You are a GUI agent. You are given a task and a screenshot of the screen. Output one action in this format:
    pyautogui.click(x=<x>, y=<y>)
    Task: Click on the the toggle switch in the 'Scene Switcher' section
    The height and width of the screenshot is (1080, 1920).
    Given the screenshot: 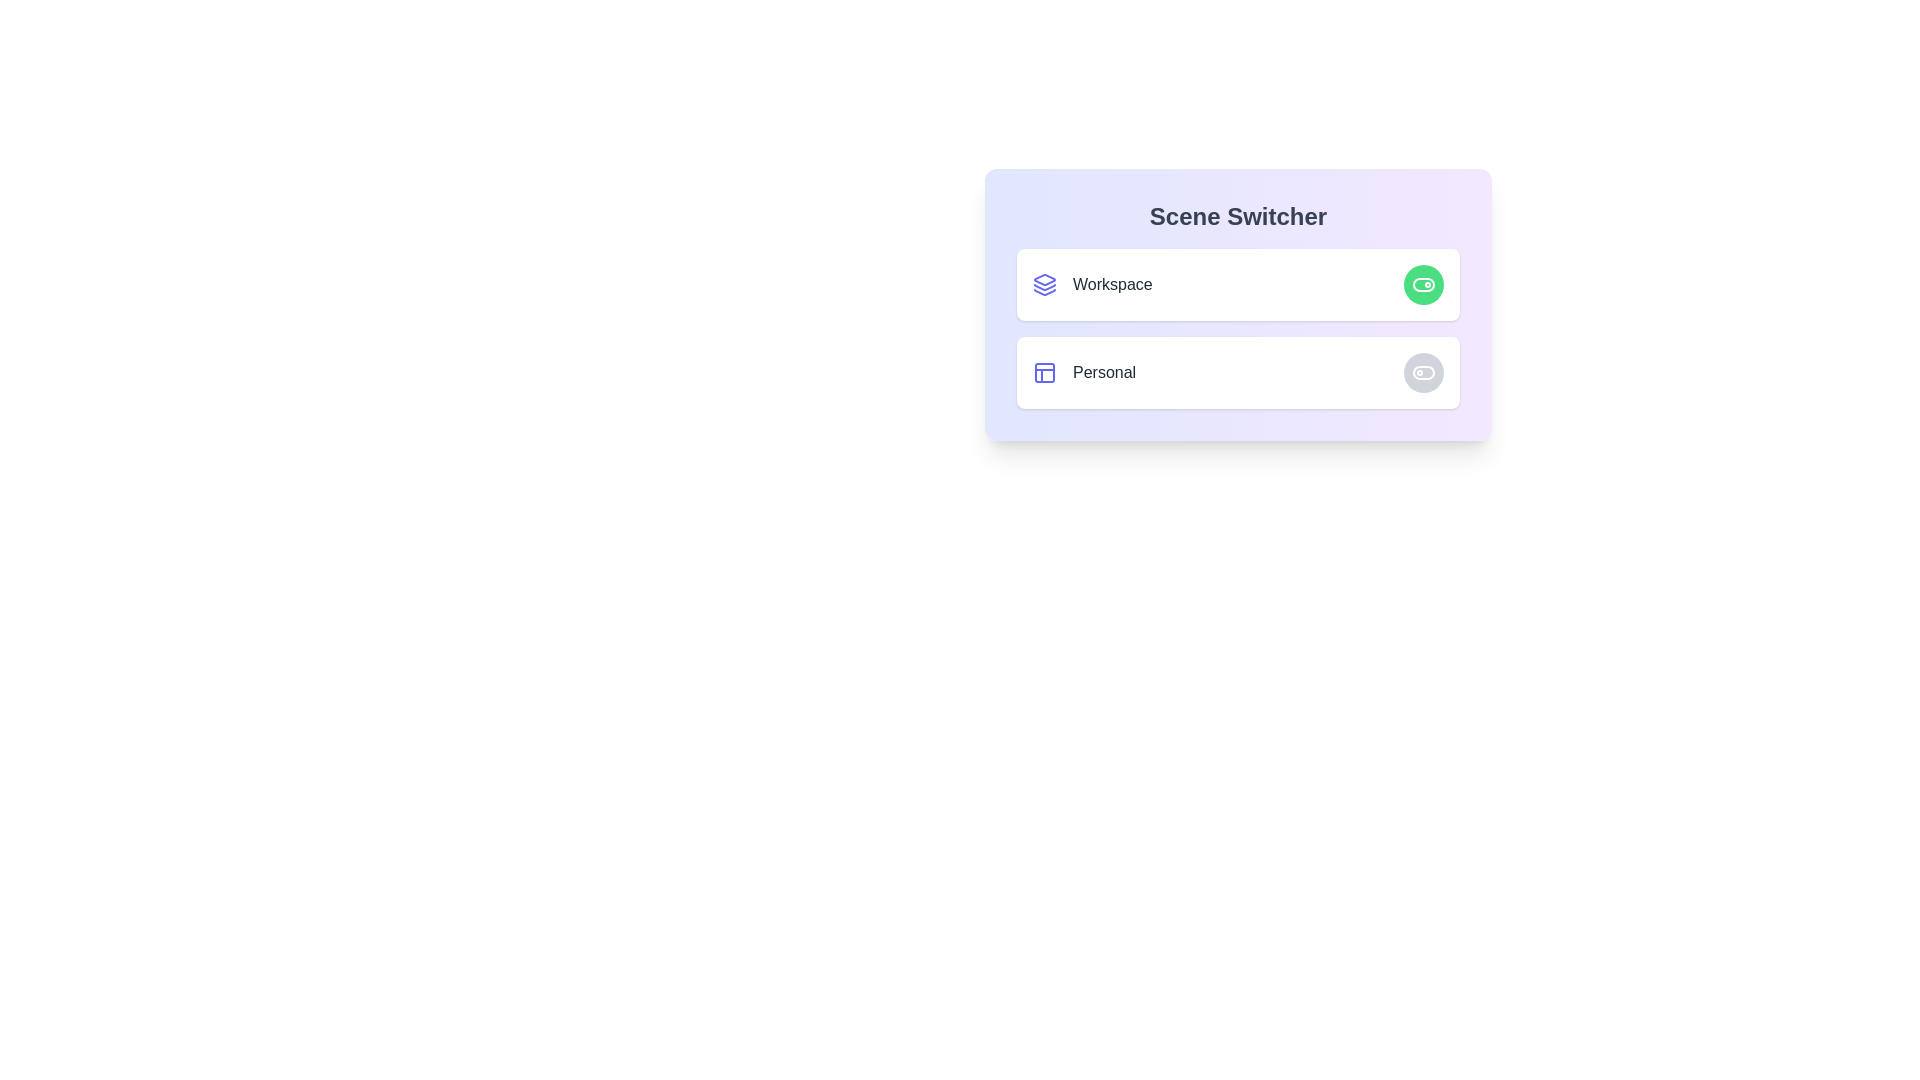 What is the action you would take?
    pyautogui.click(x=1423, y=285)
    